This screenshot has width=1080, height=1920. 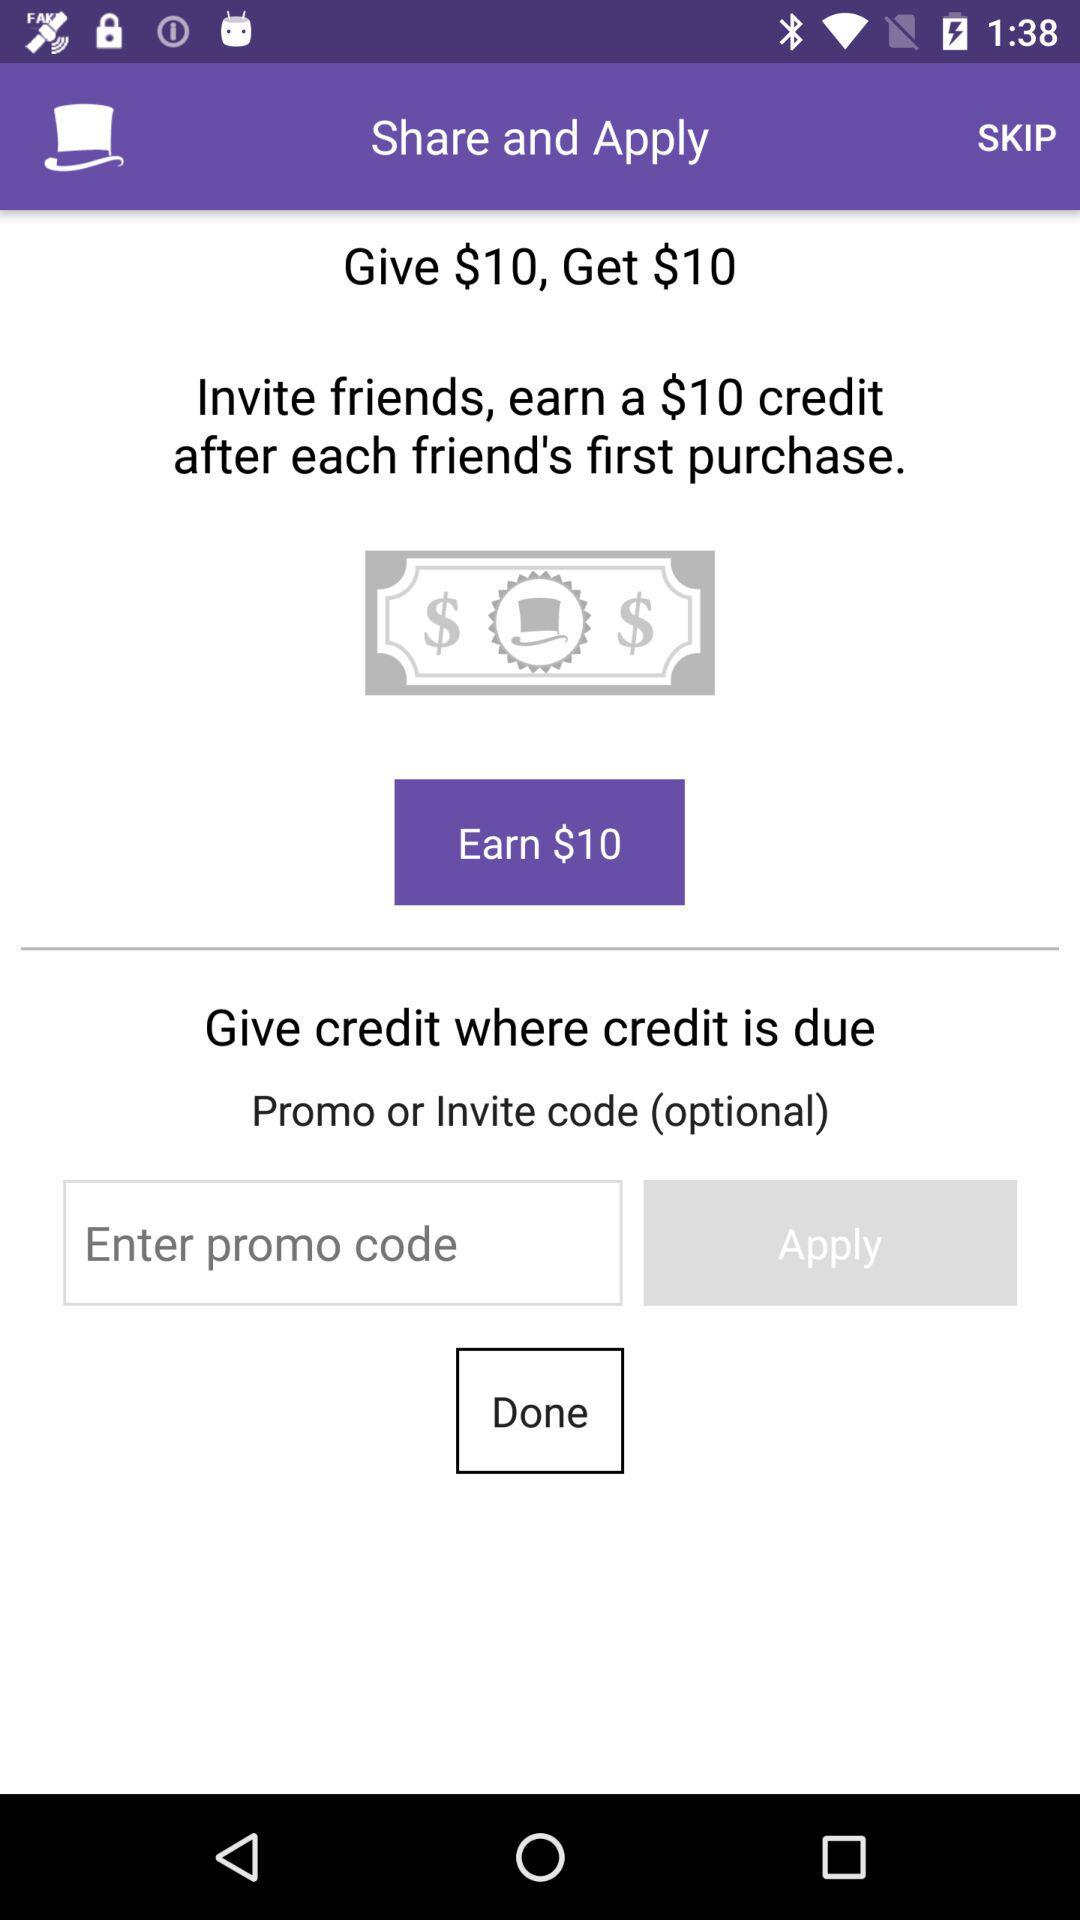 What do you see at coordinates (1017, 135) in the screenshot?
I see `the skip item` at bounding box center [1017, 135].